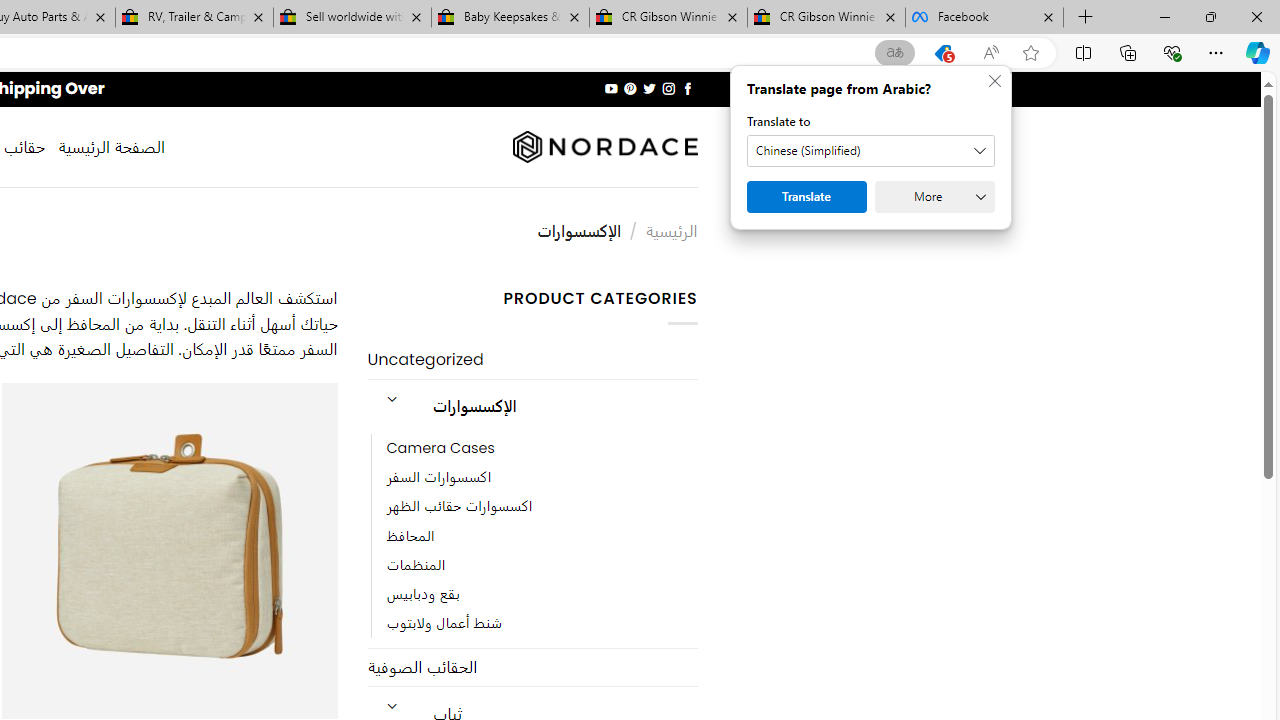  I want to click on 'Follow on Facebook', so click(687, 88).